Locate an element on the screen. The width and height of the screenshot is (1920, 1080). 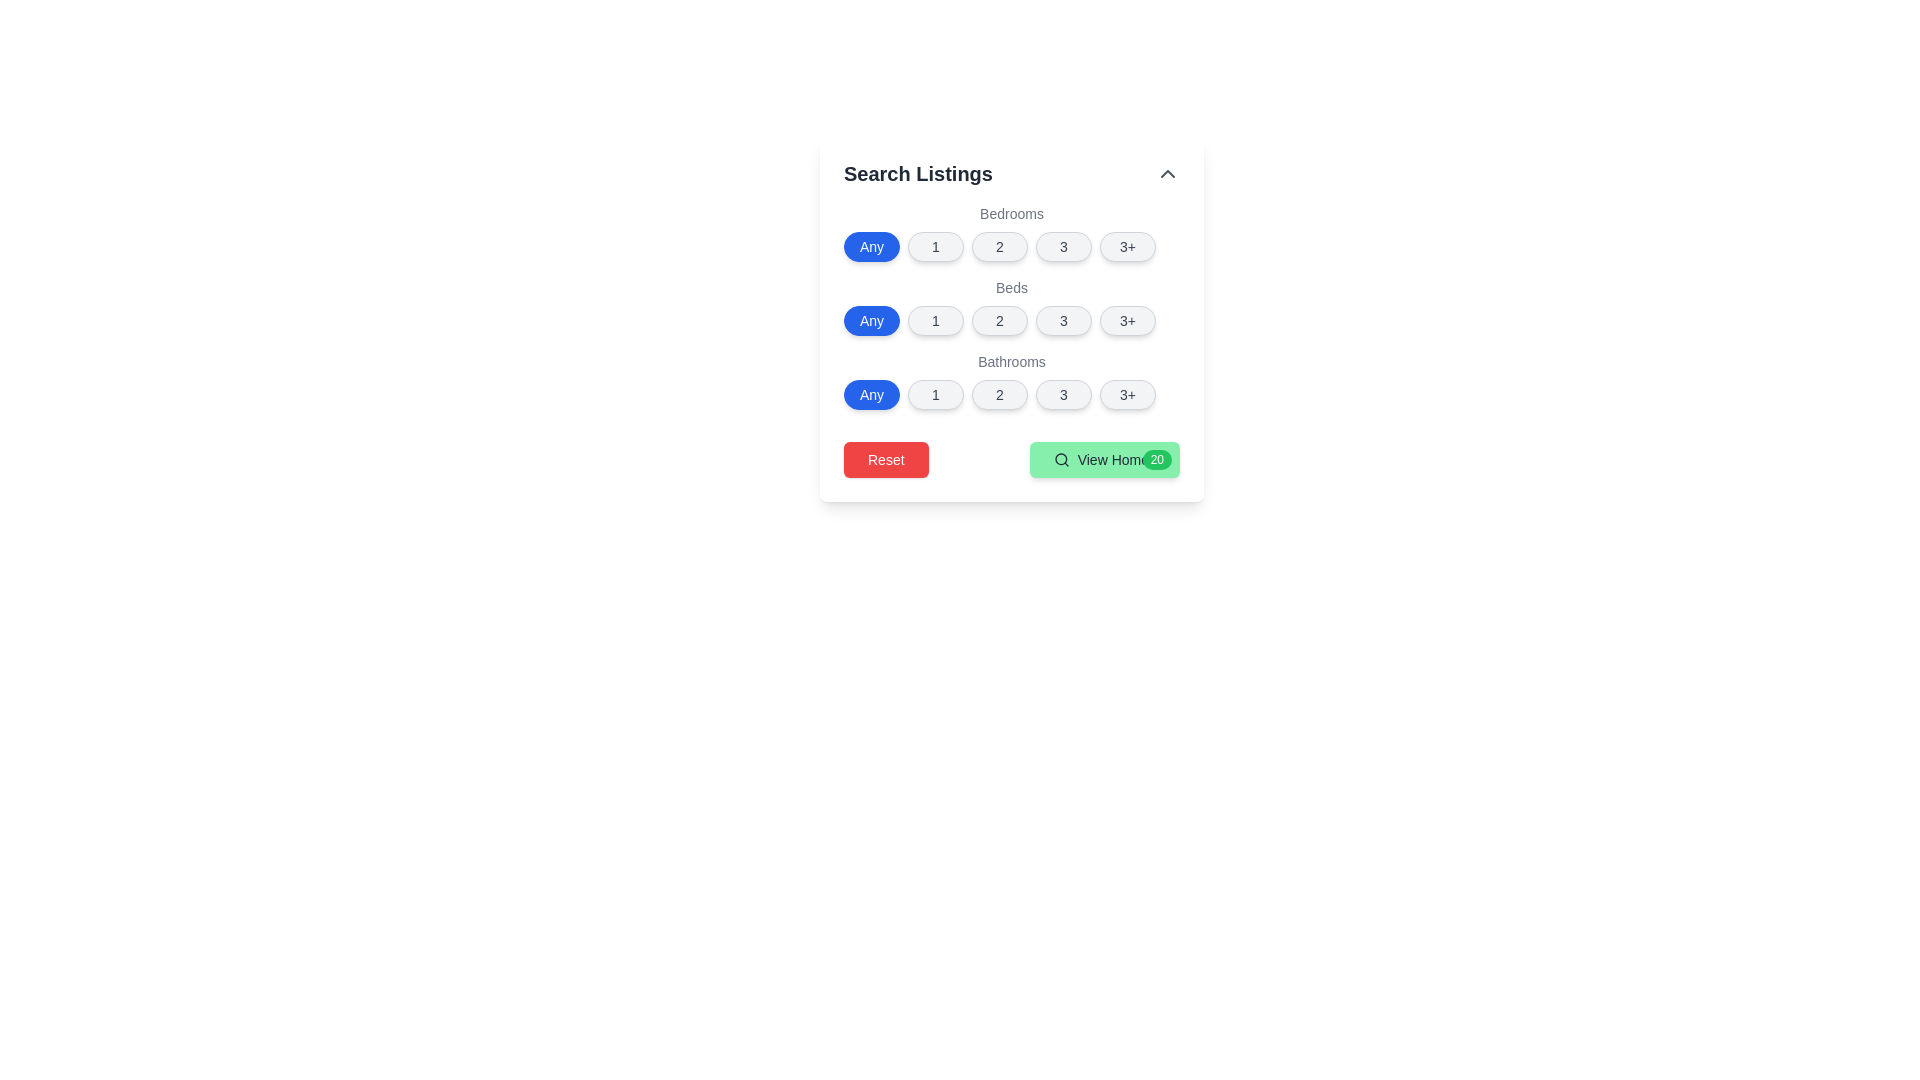
the filter button labeled '3 or more' is located at coordinates (1128, 245).